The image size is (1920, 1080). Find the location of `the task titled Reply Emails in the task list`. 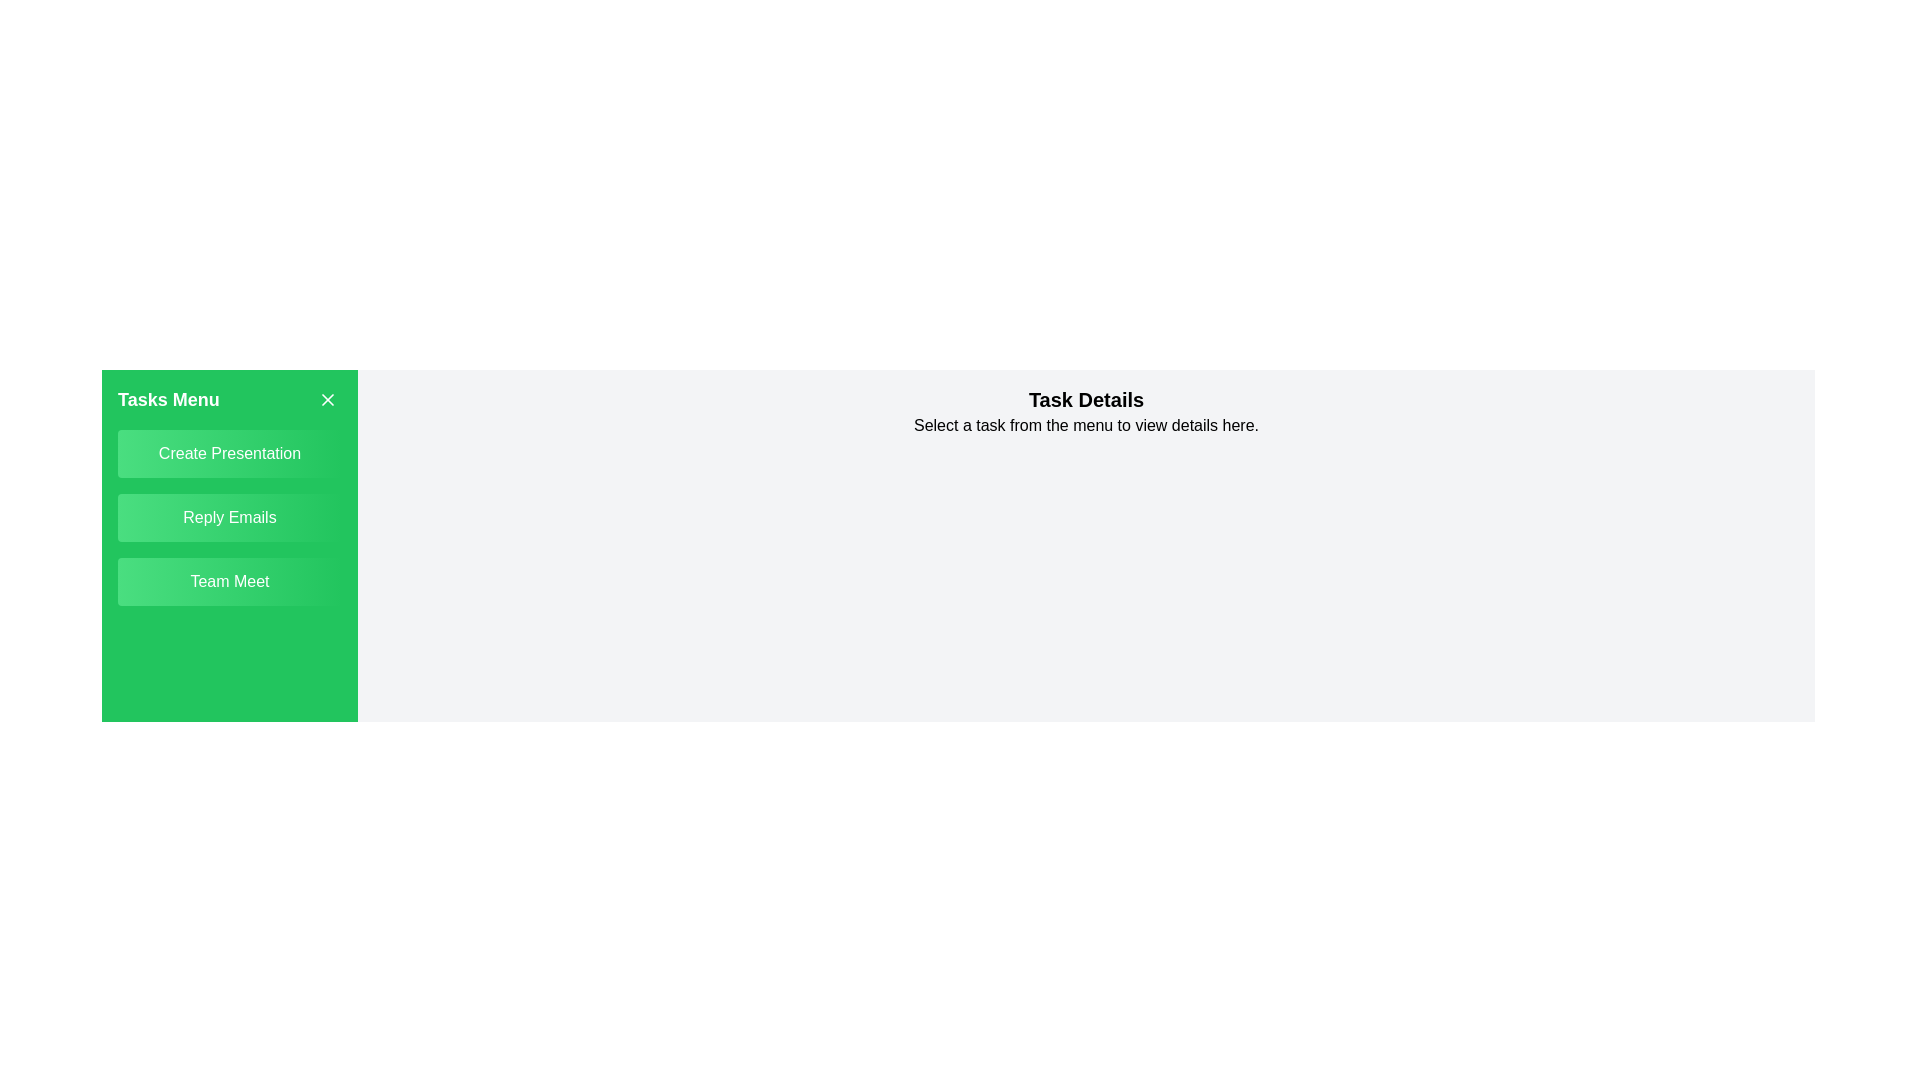

the task titled Reply Emails in the task list is located at coordinates (230, 516).